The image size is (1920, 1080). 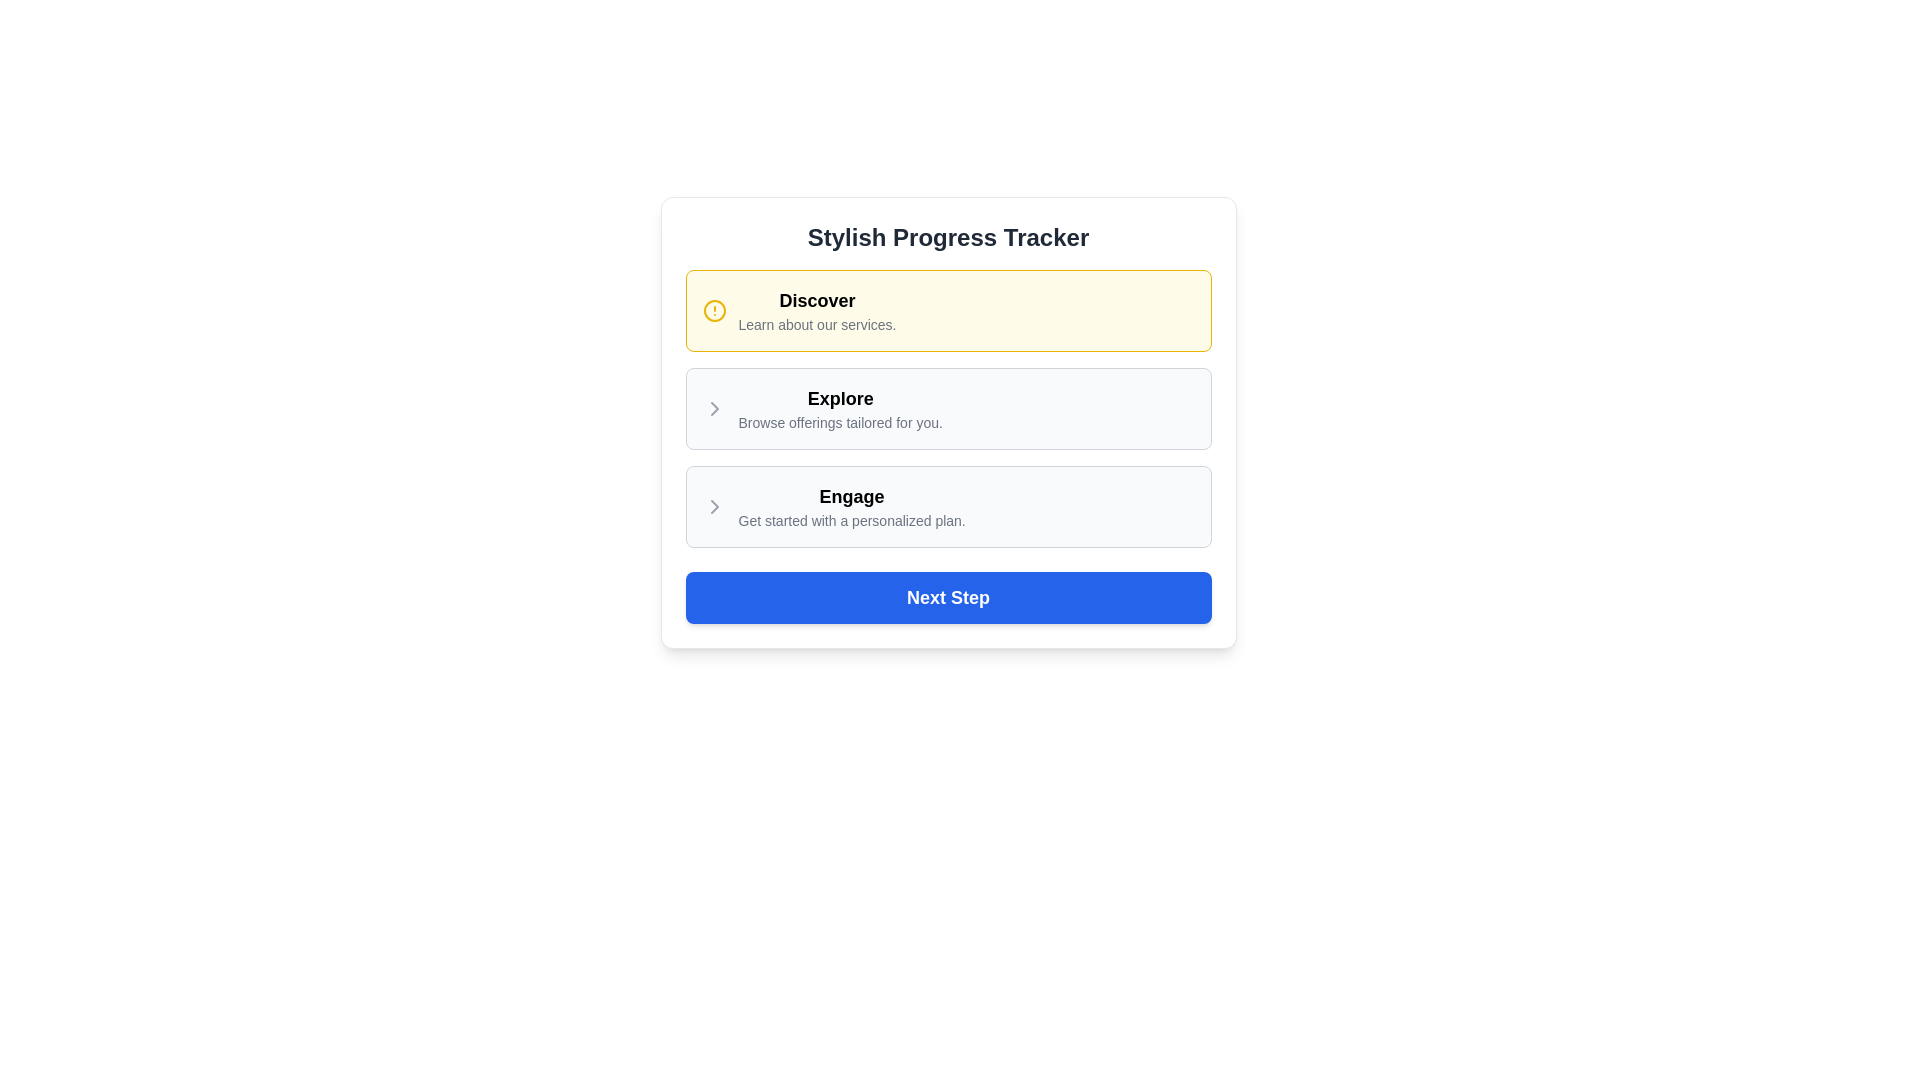 What do you see at coordinates (817, 300) in the screenshot?
I see `the 'Discover' text label, which is styled in bold and larger font on a creamy yellow background, located at the top of the item card` at bounding box center [817, 300].